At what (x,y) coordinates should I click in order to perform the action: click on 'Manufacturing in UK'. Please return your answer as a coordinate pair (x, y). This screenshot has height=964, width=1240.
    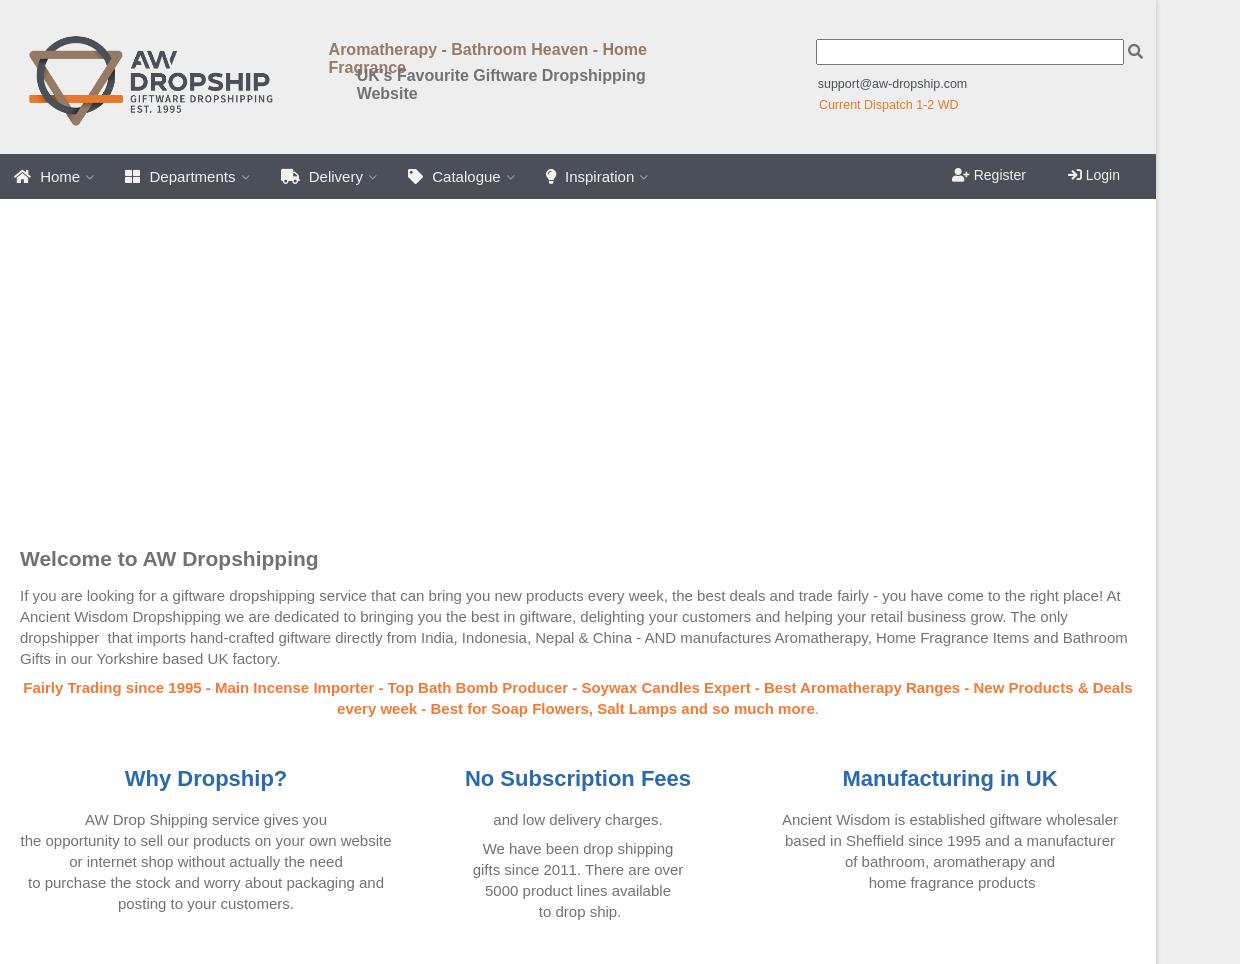
    Looking at the image, I should click on (948, 778).